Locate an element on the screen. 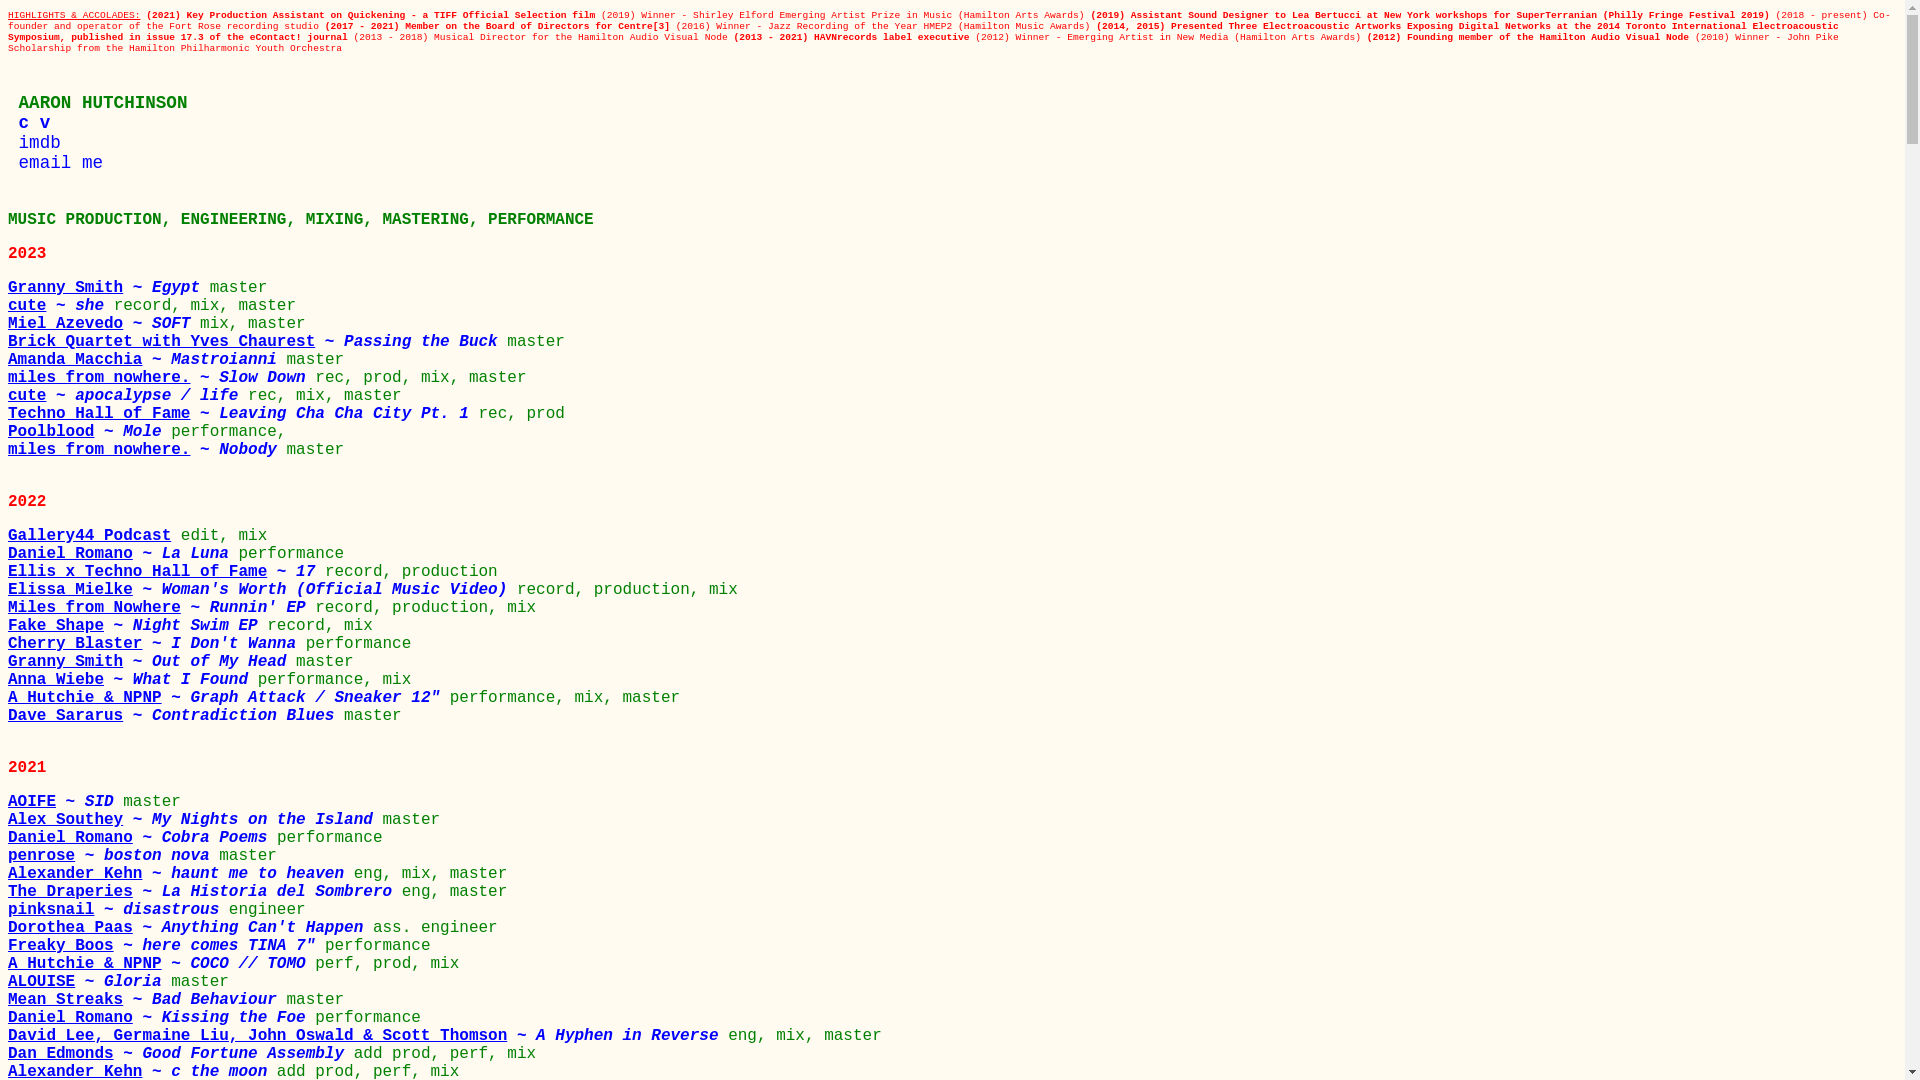 The height and width of the screenshot is (1080, 1920). 'Fake Shape ~ Night Swim EP' is located at coordinates (136, 624).